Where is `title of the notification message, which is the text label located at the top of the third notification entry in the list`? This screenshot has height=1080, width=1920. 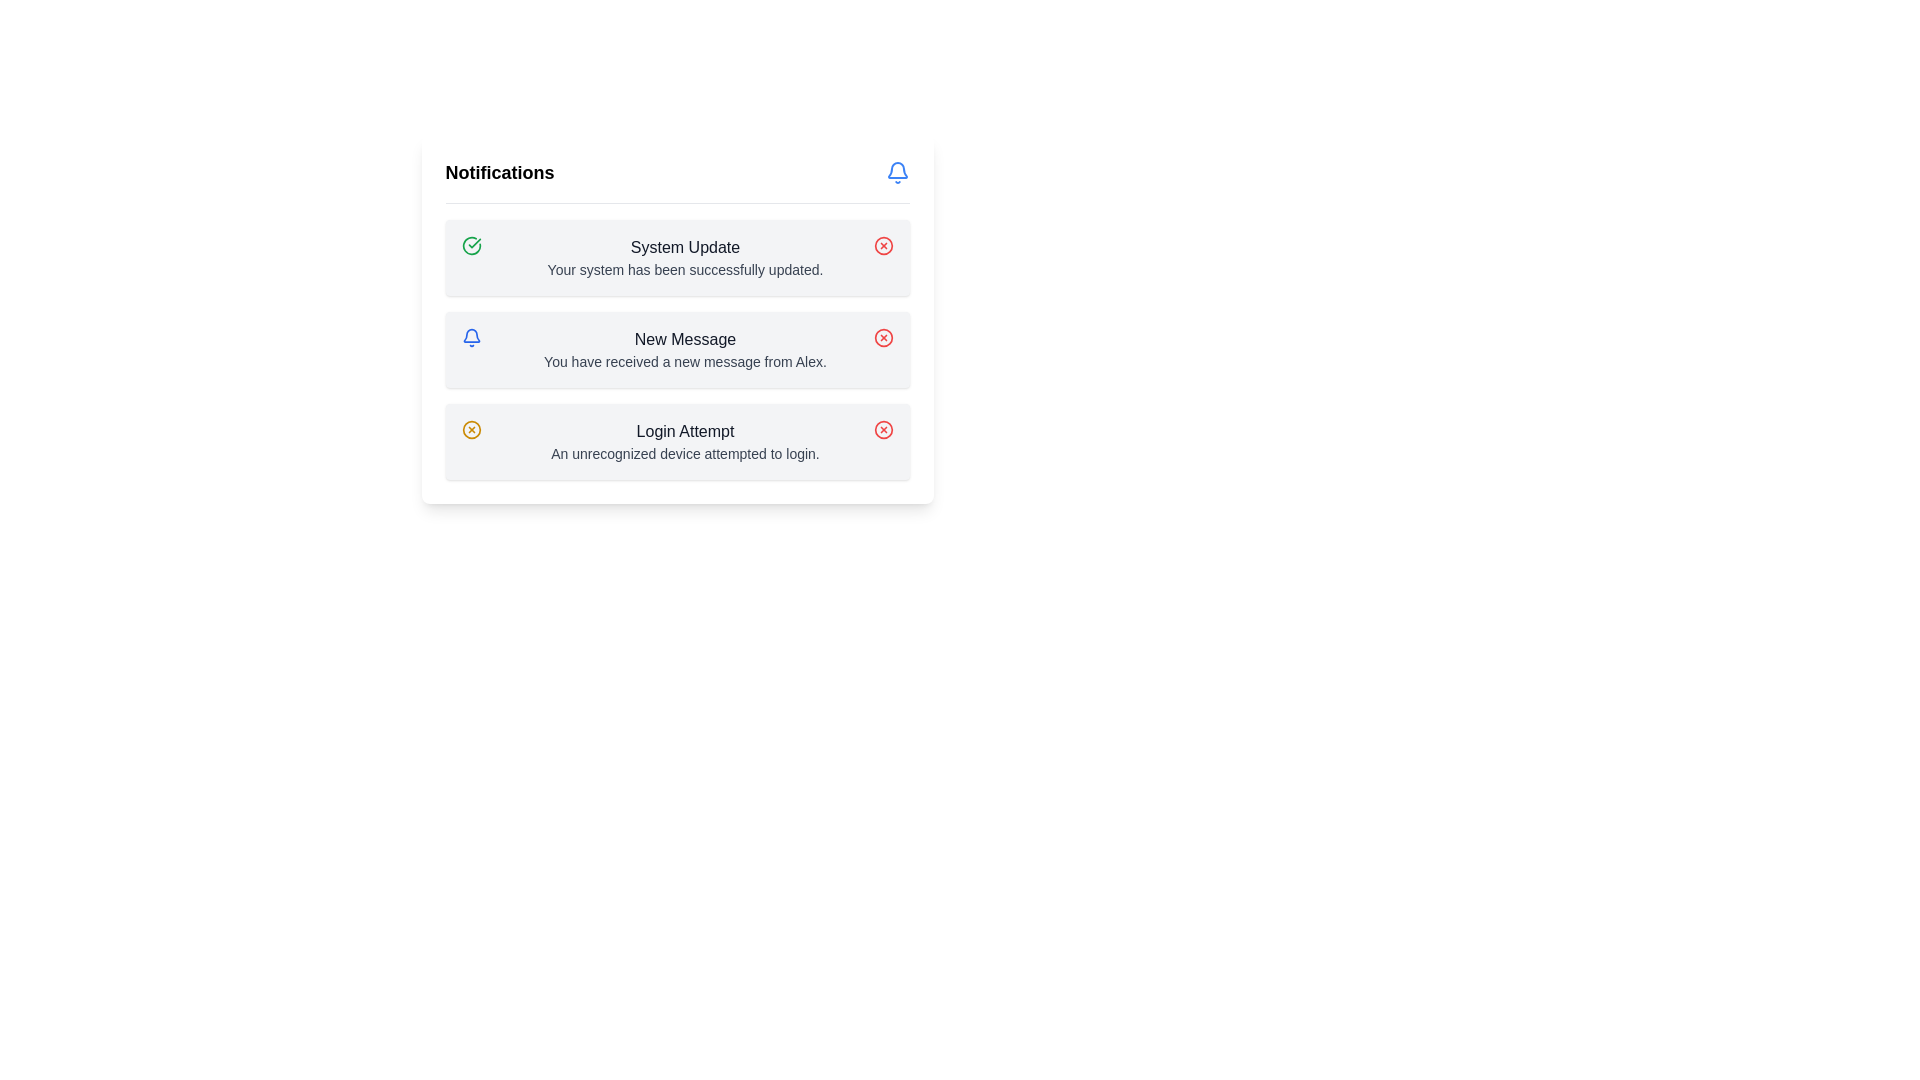 title of the notification message, which is the text label located at the top of the third notification entry in the list is located at coordinates (685, 431).